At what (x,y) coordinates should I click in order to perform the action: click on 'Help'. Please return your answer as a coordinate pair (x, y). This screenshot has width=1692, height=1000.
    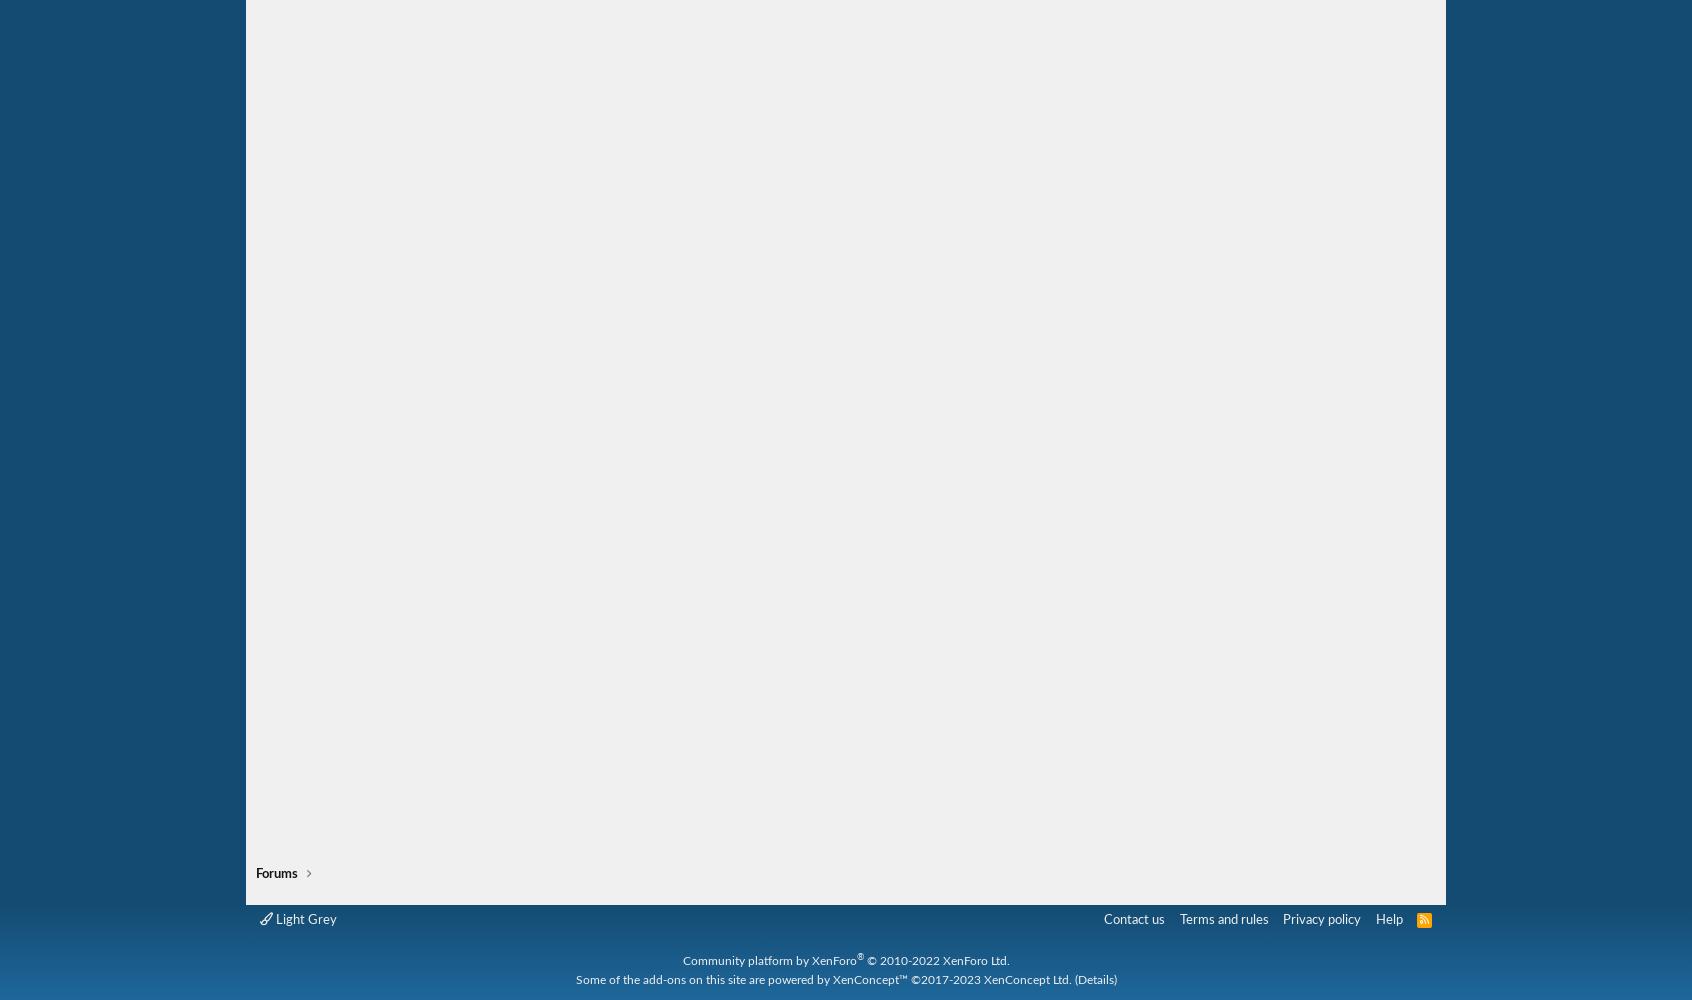
    Looking at the image, I should click on (1388, 919).